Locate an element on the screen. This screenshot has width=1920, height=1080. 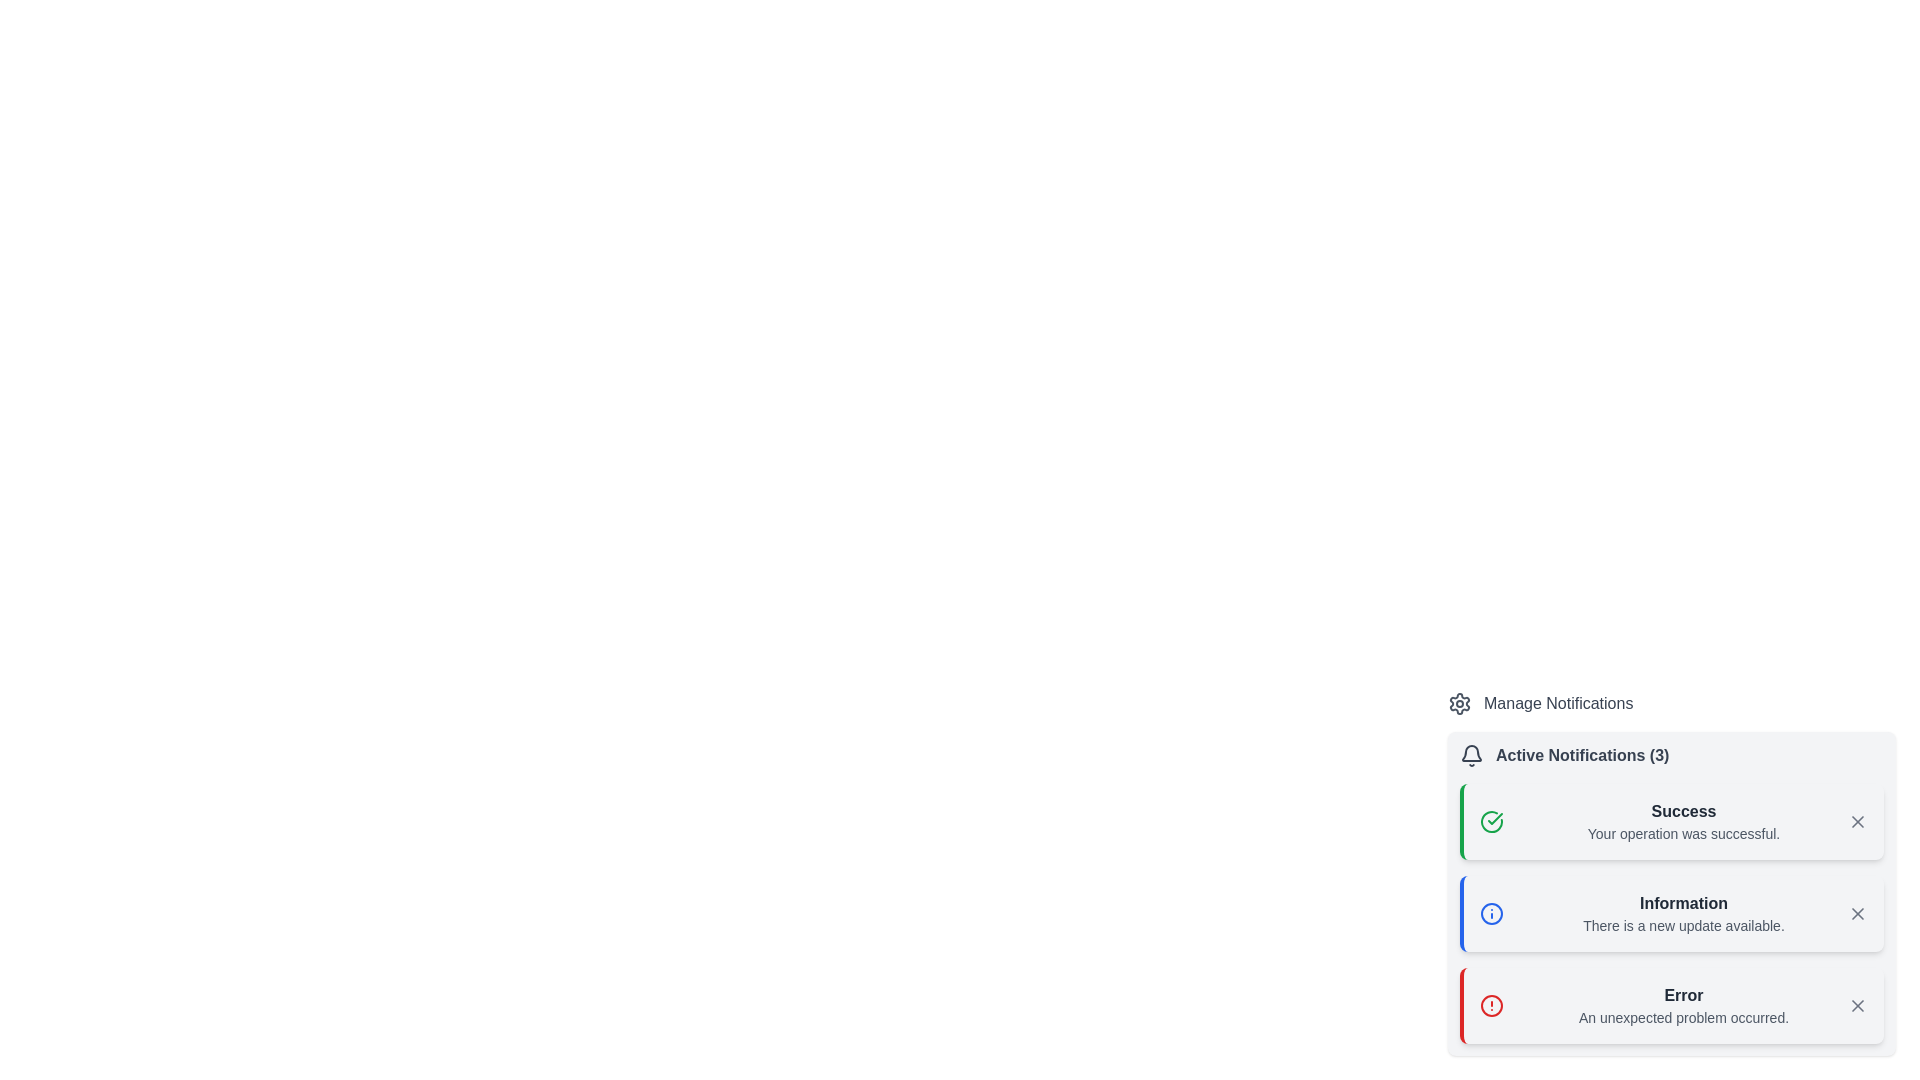
the Text block within the second notification card that contains the message 'Information' and 'There is a new update available.' is located at coordinates (1683, 914).